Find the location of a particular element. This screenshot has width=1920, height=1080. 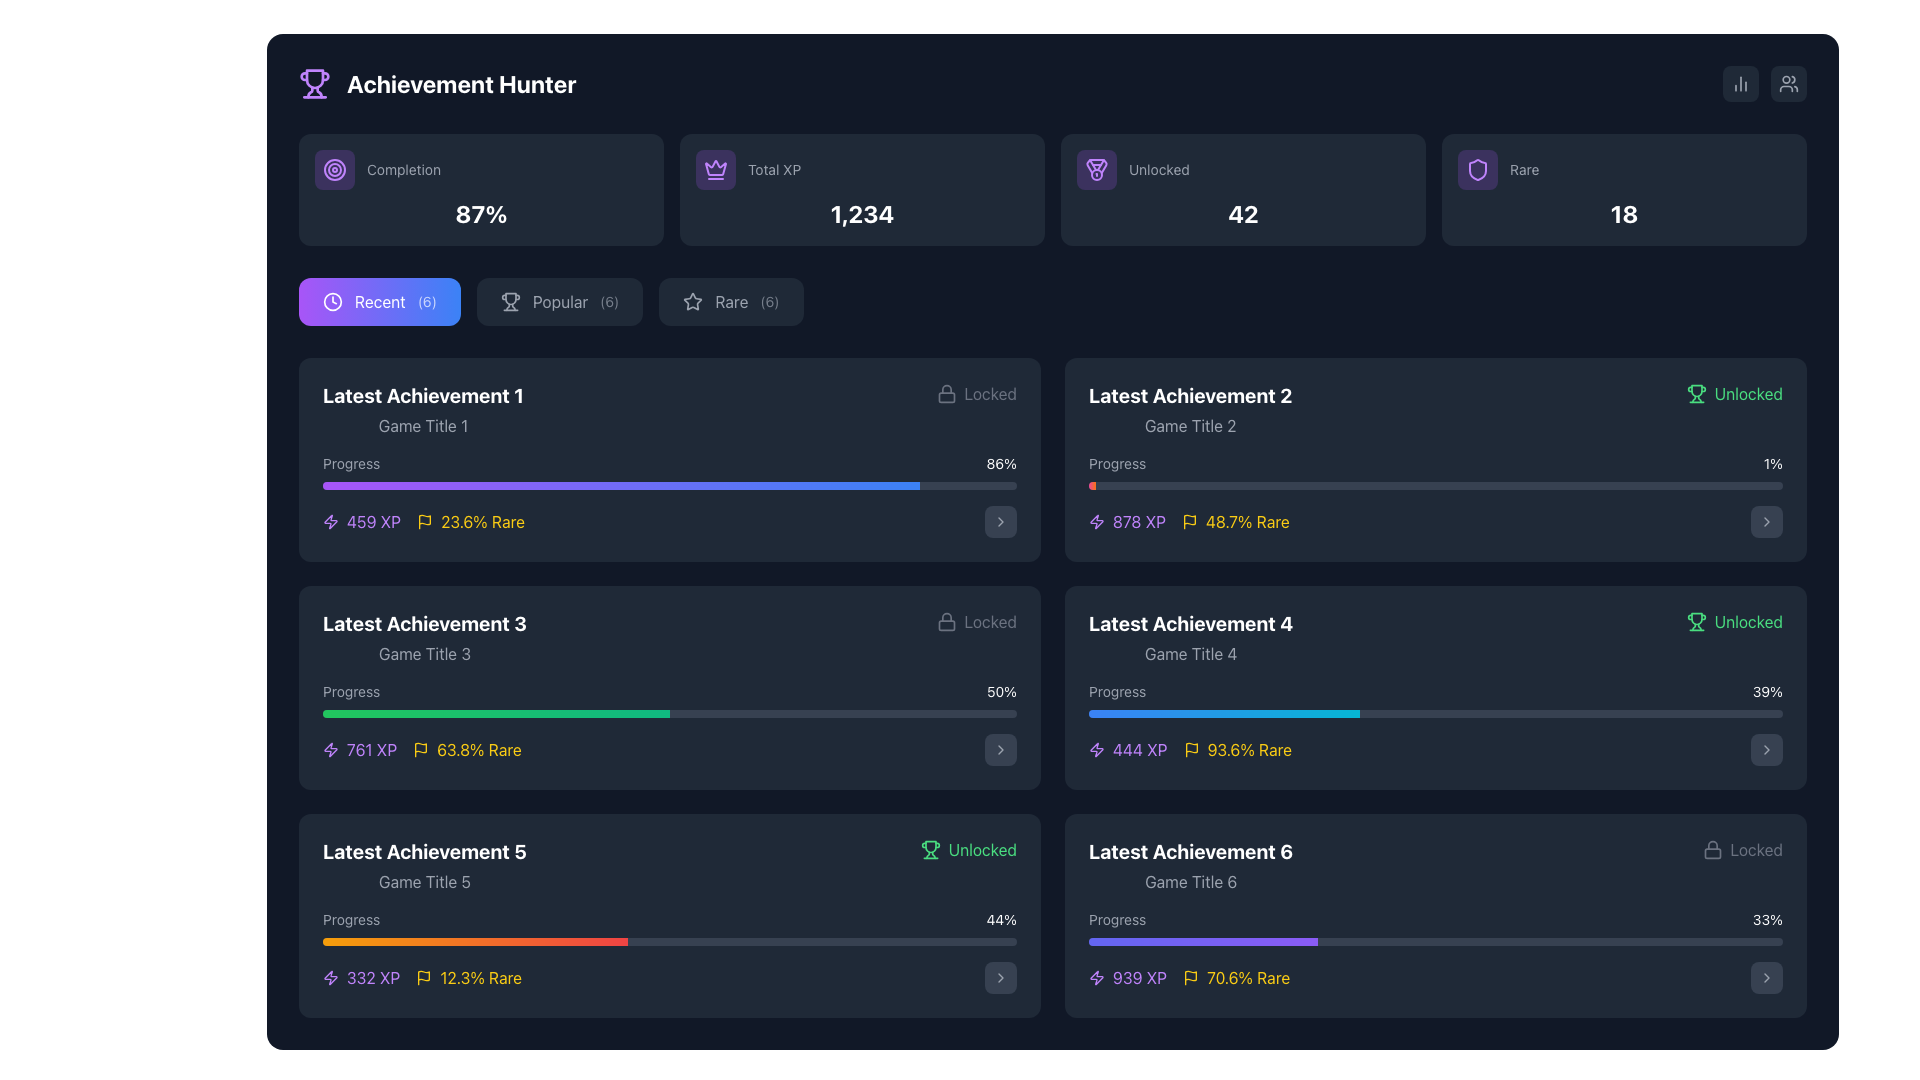

the filled portion of the progress bar segment in the 'Latest Achievement 1' block, which is a narrow horizontal bar with a gradient from purple to blue is located at coordinates (620, 486).